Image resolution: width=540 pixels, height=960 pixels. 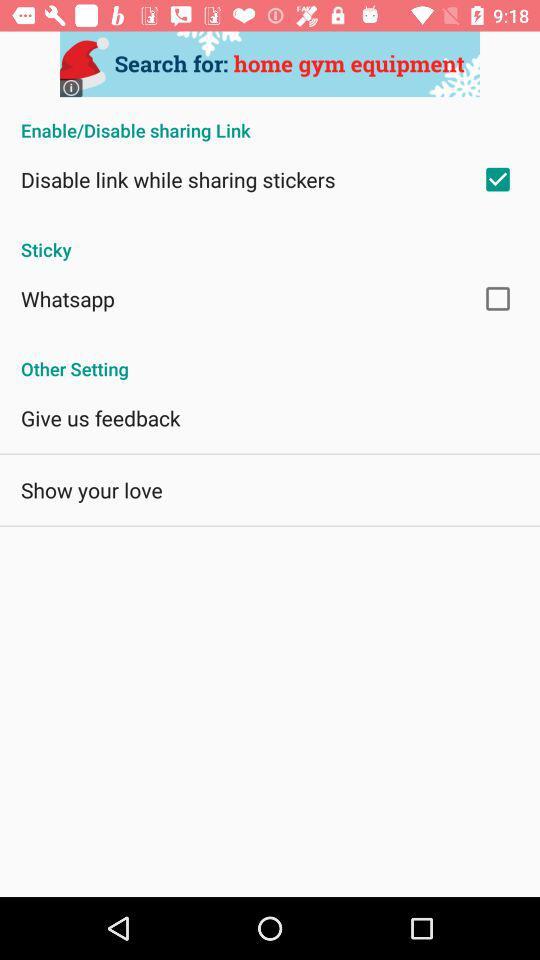 I want to click on the sticky app, so click(x=270, y=239).